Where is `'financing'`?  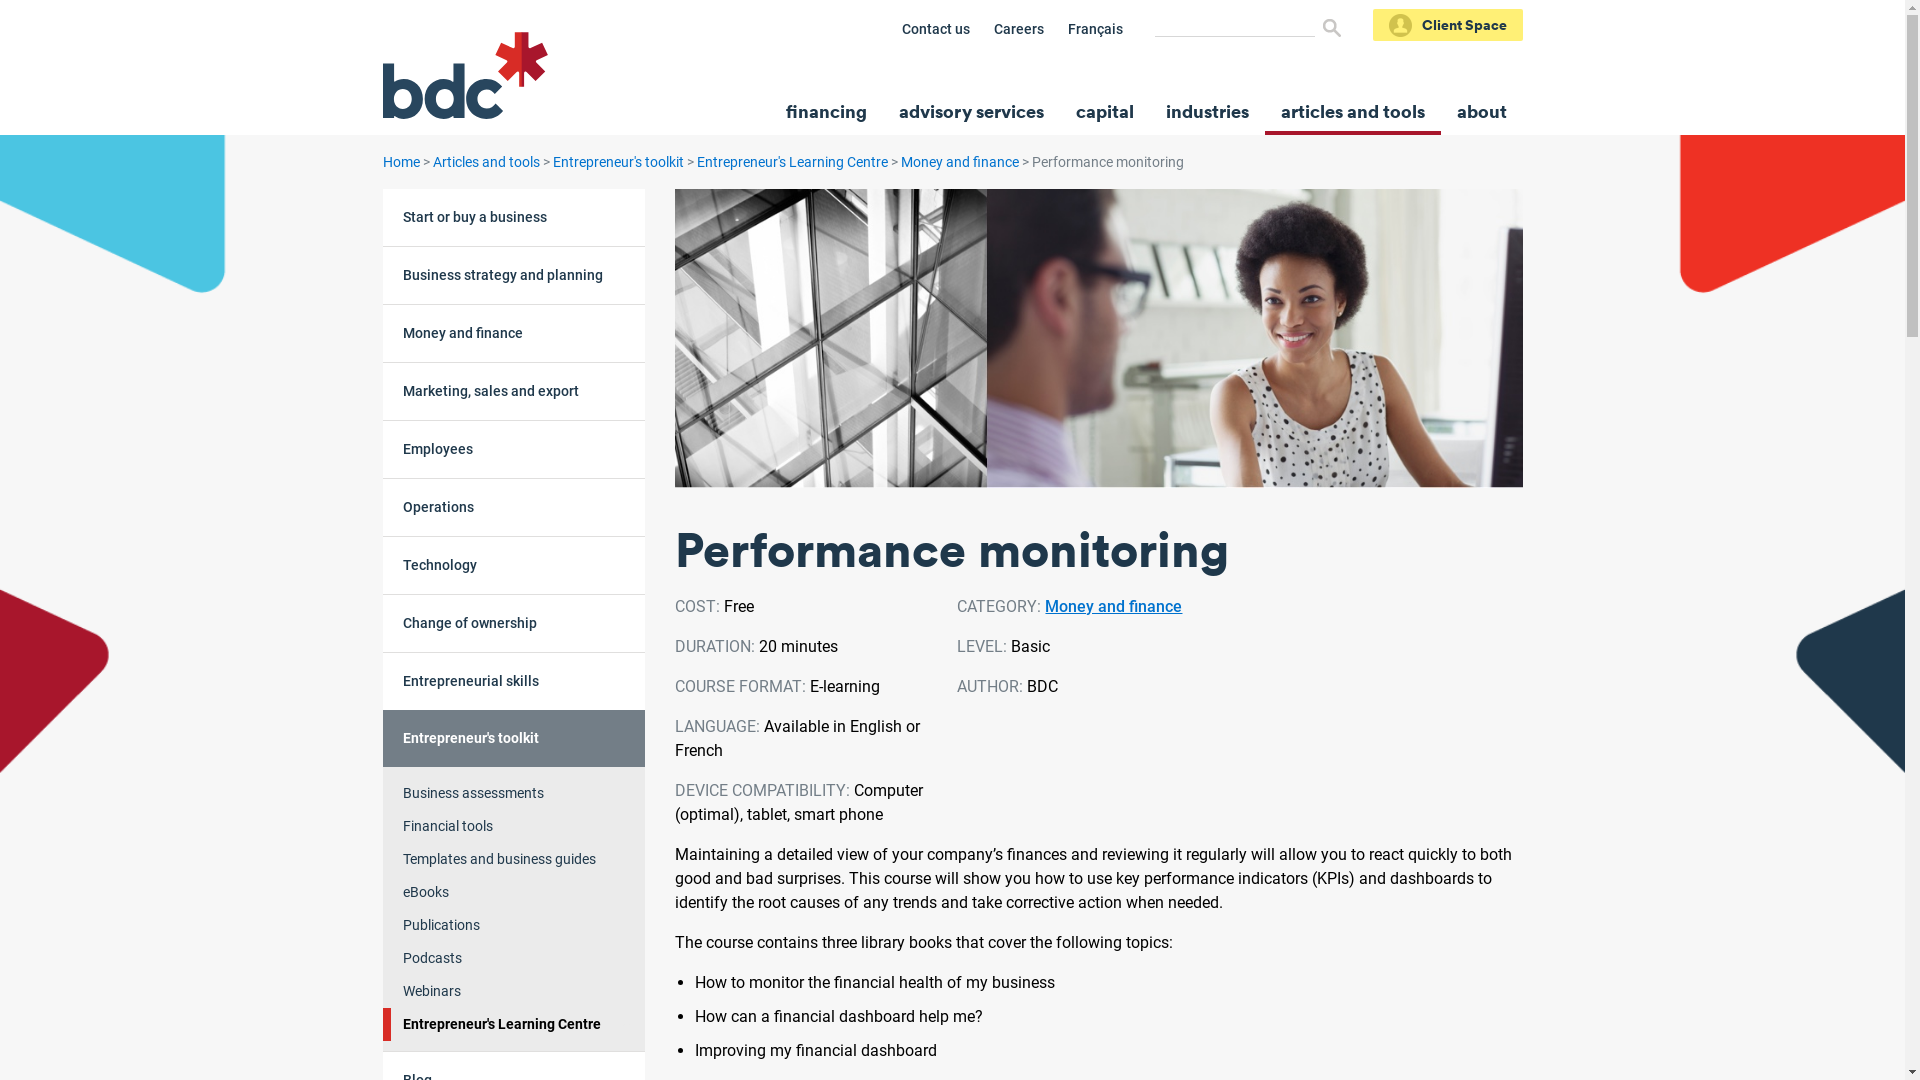 'financing' is located at coordinates (826, 111).